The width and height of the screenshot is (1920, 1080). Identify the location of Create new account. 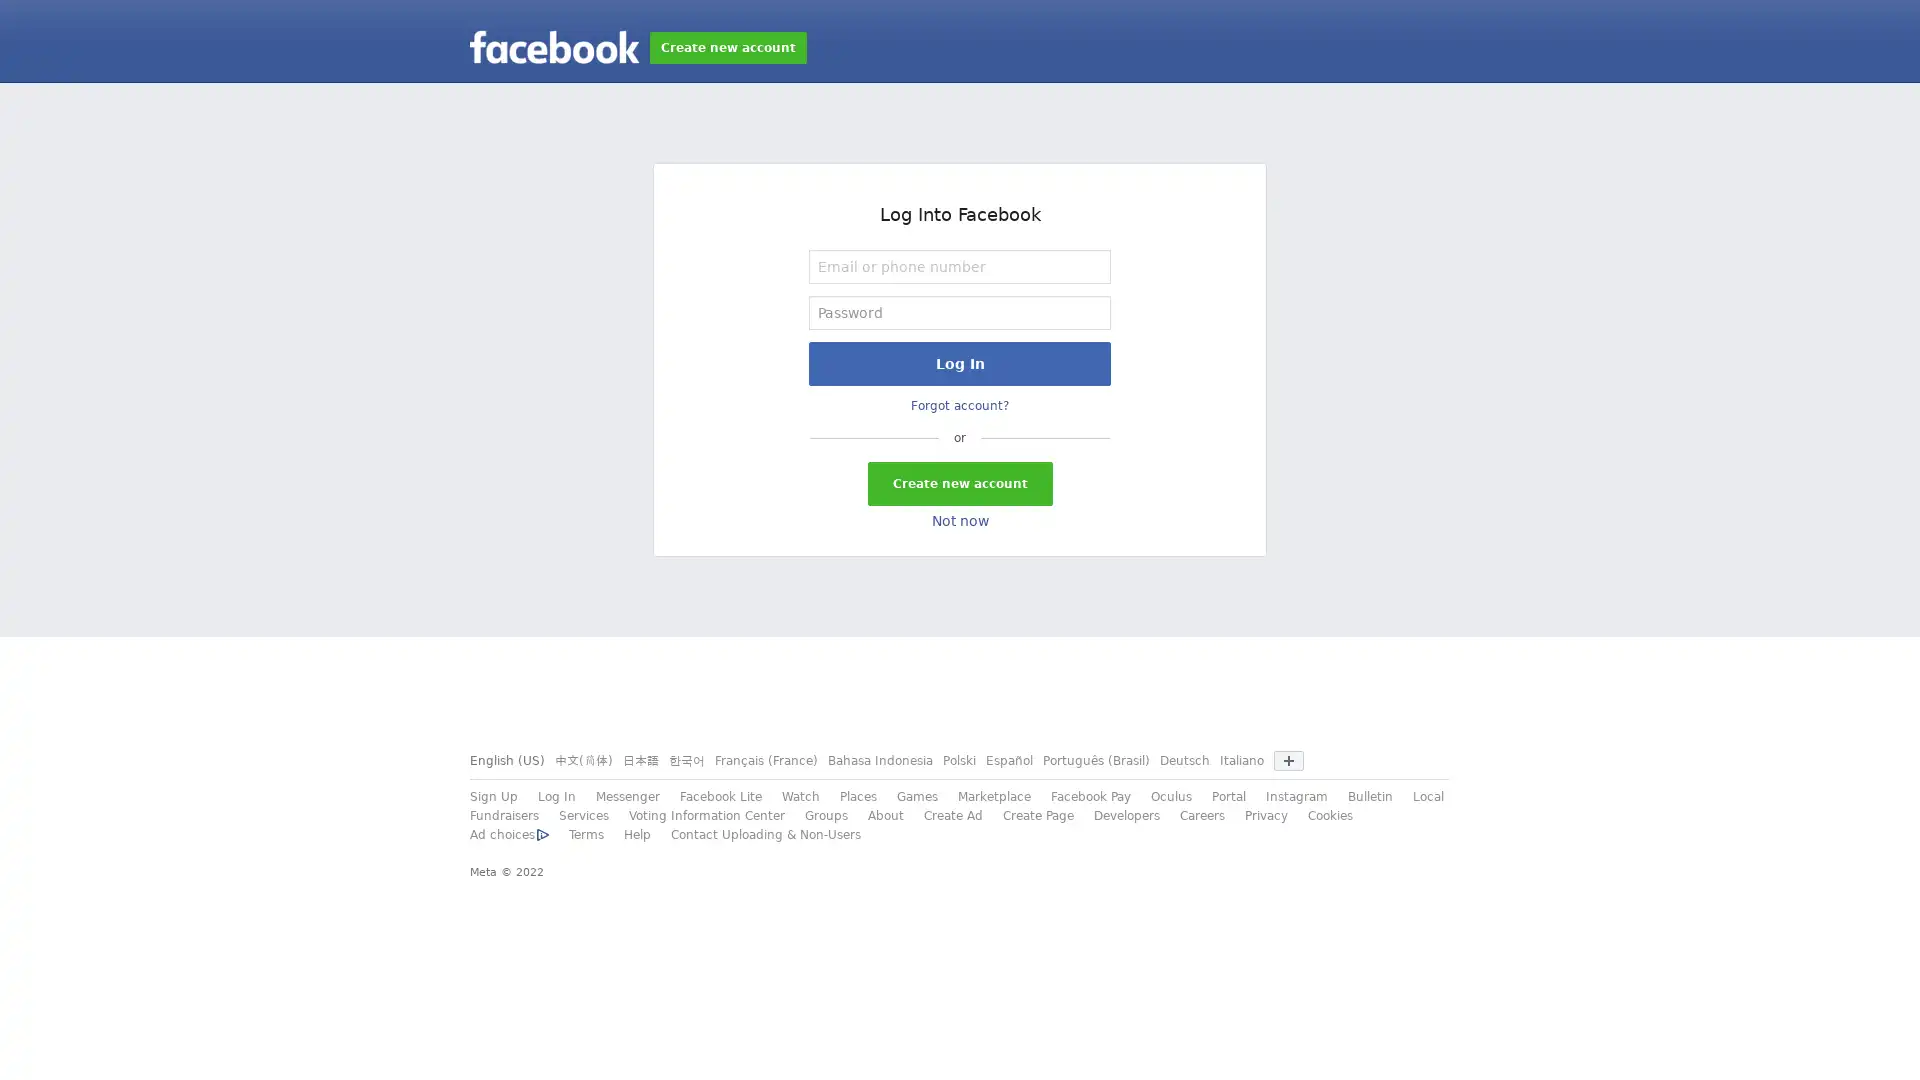
(727, 46).